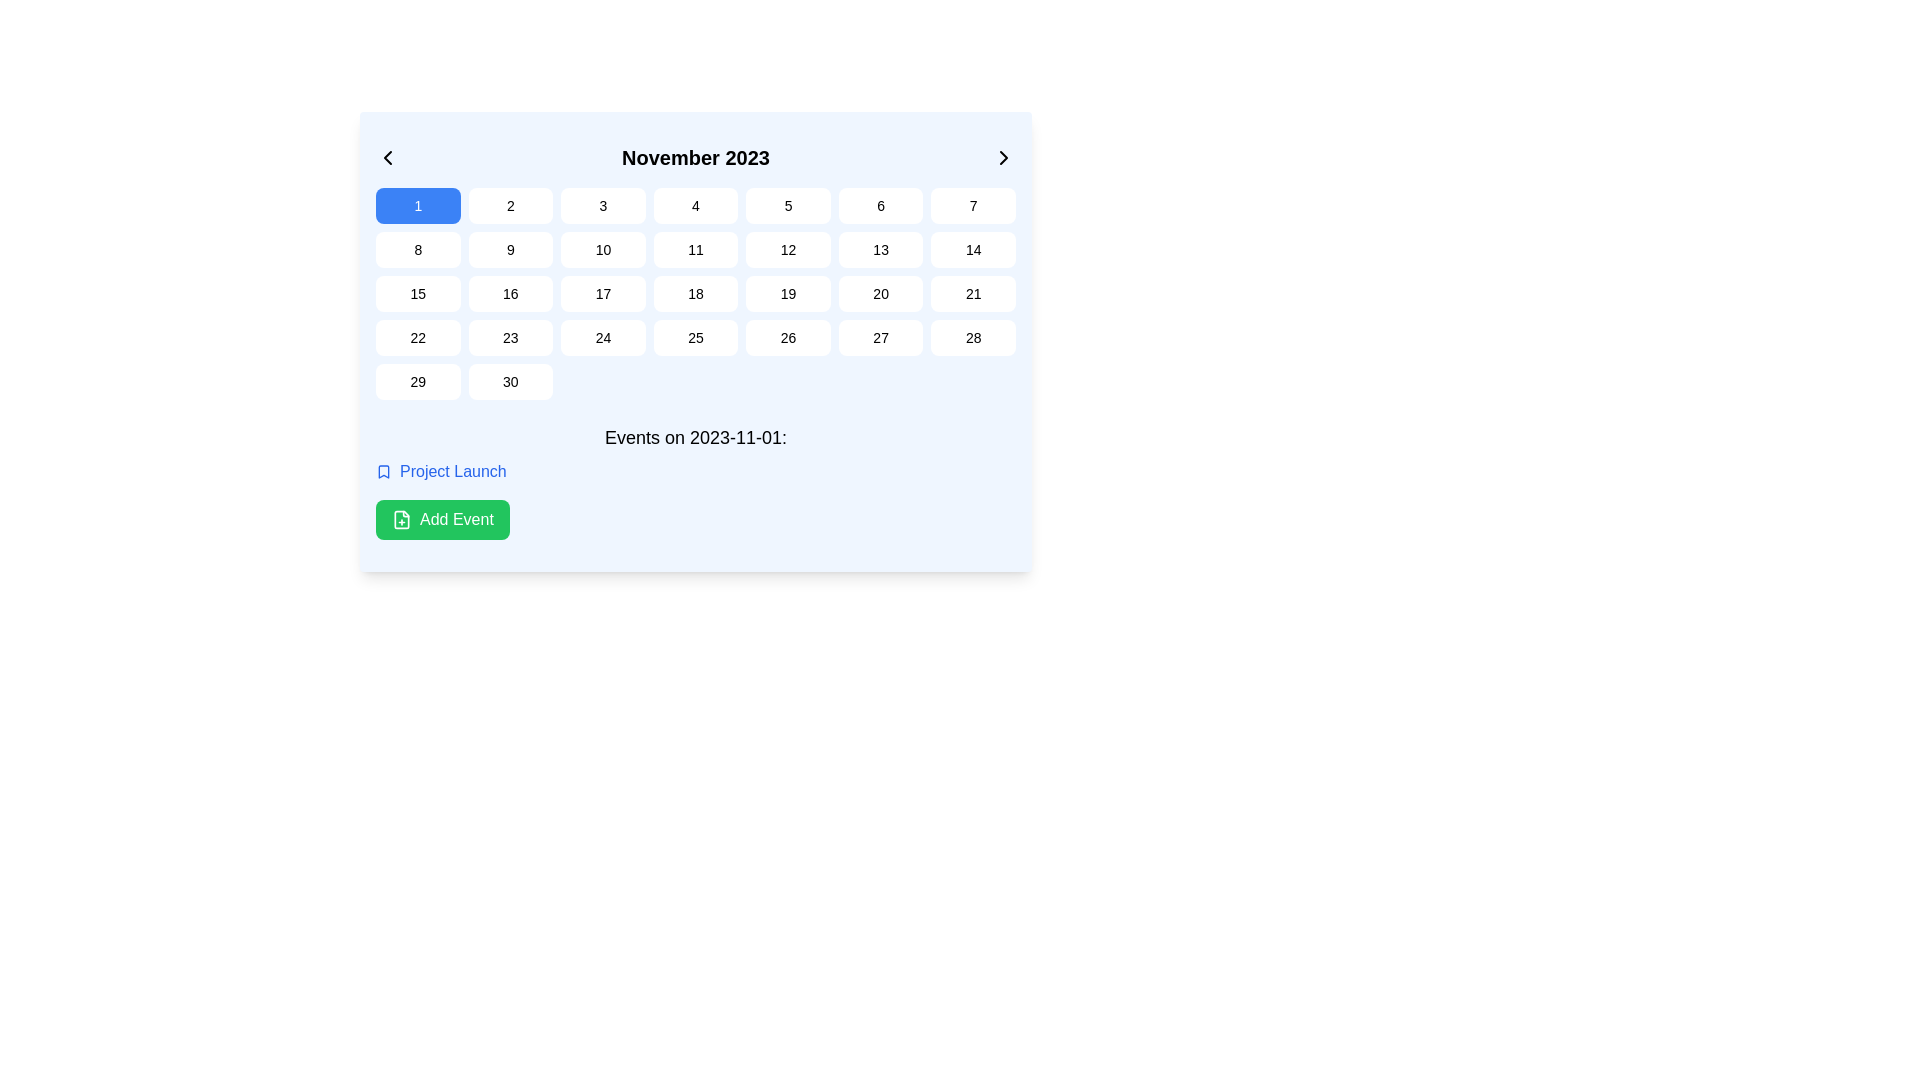  What do you see at coordinates (441, 519) in the screenshot?
I see `the green 'Add Event' button, which features a file icon with a plus sign and is located below the text 'Events on 2023-11-01:' and aligned with 'Project Launch'` at bounding box center [441, 519].